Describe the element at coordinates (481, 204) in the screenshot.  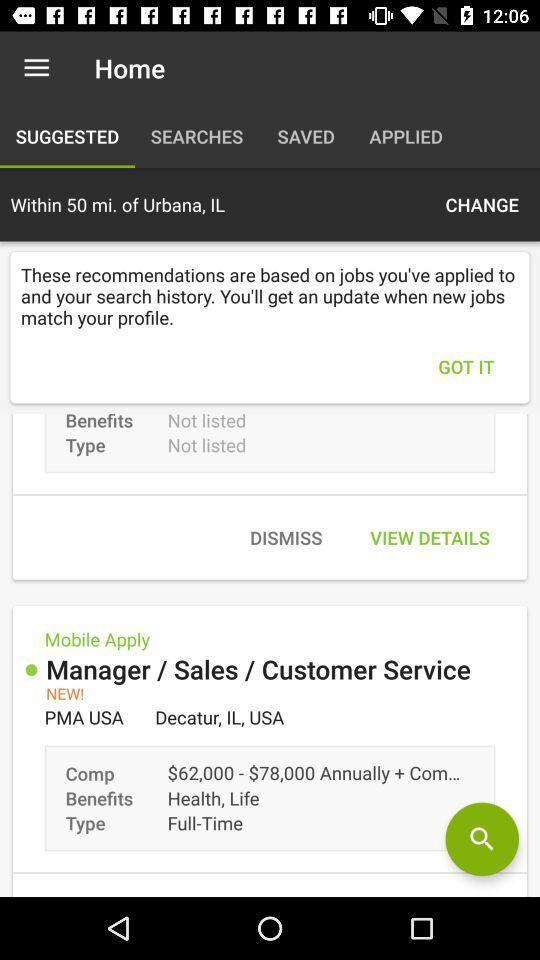
I see `icon next to within 50 mi icon` at that location.